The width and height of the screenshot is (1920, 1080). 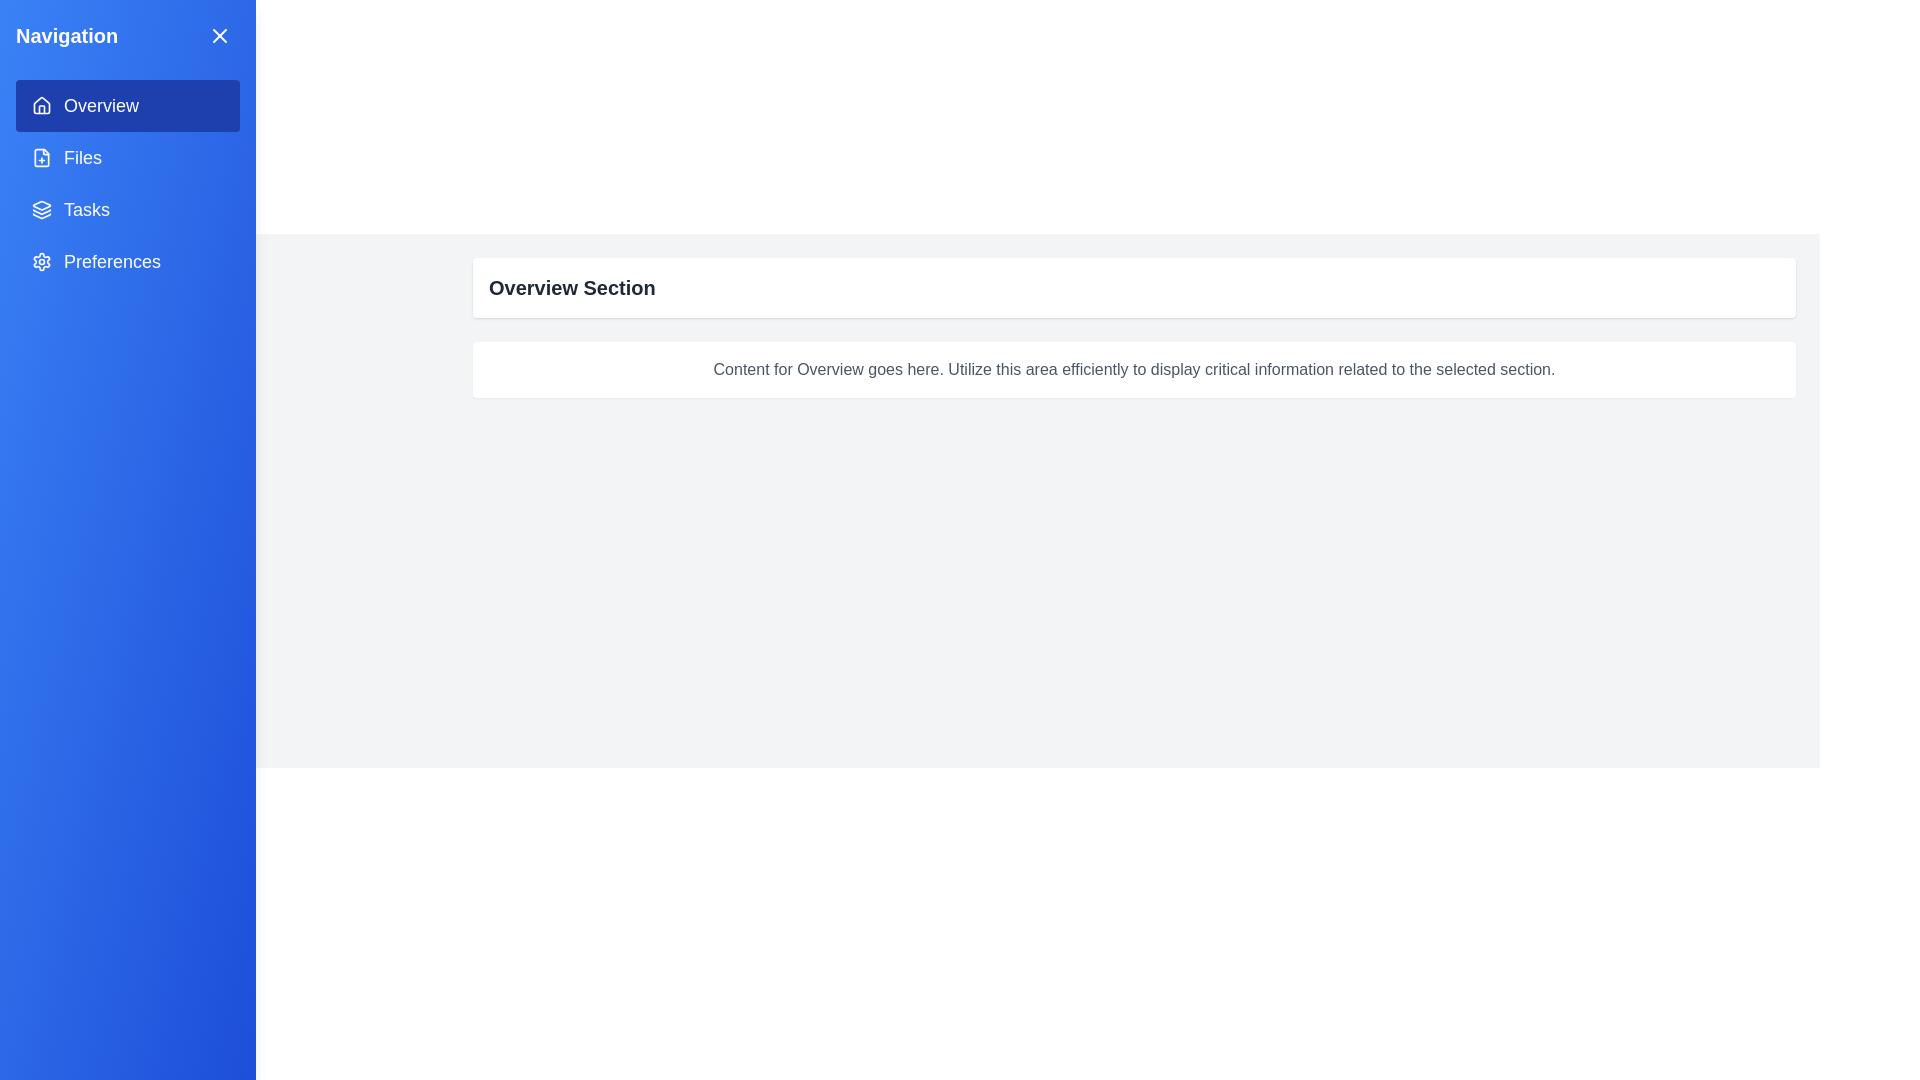 What do you see at coordinates (127, 209) in the screenshot?
I see `the menu item corresponding to Tasks in the navigation menu` at bounding box center [127, 209].